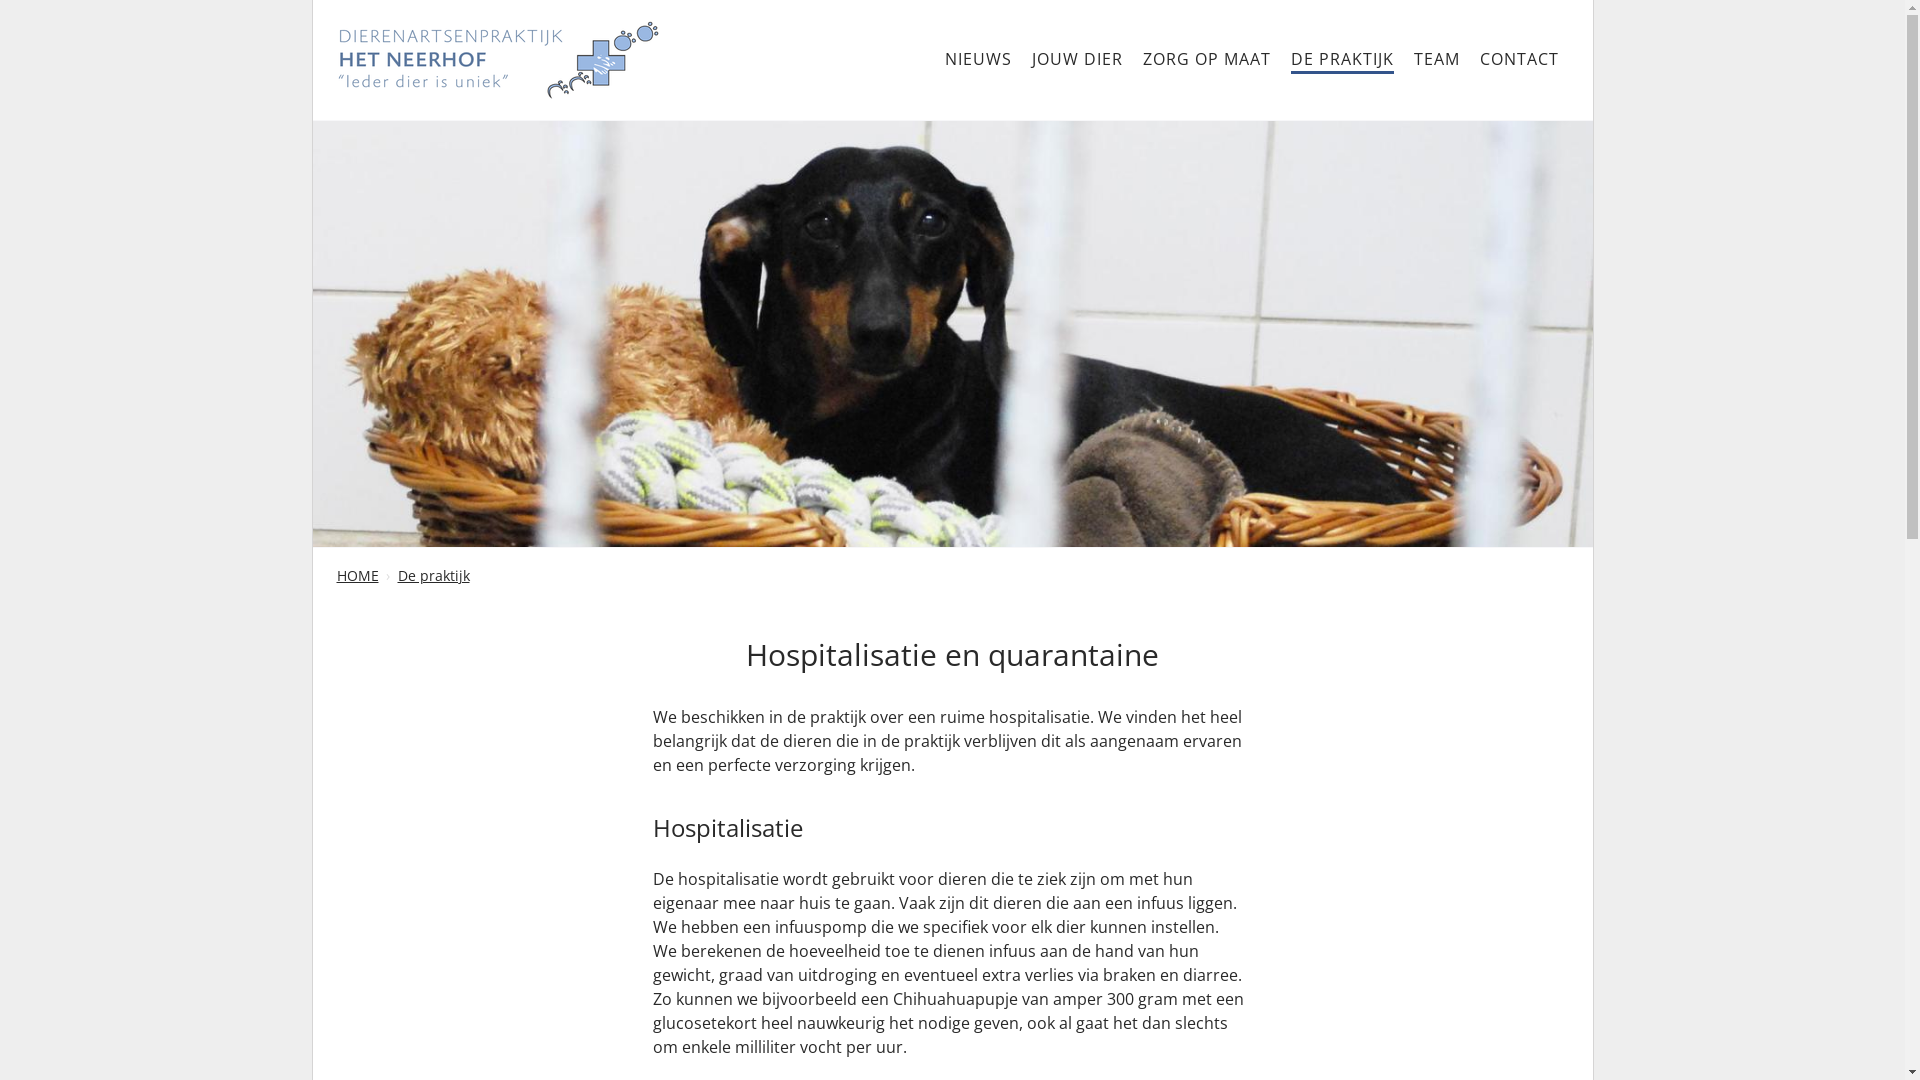  What do you see at coordinates (1142, 58) in the screenshot?
I see `'ZORG OP MAAT'` at bounding box center [1142, 58].